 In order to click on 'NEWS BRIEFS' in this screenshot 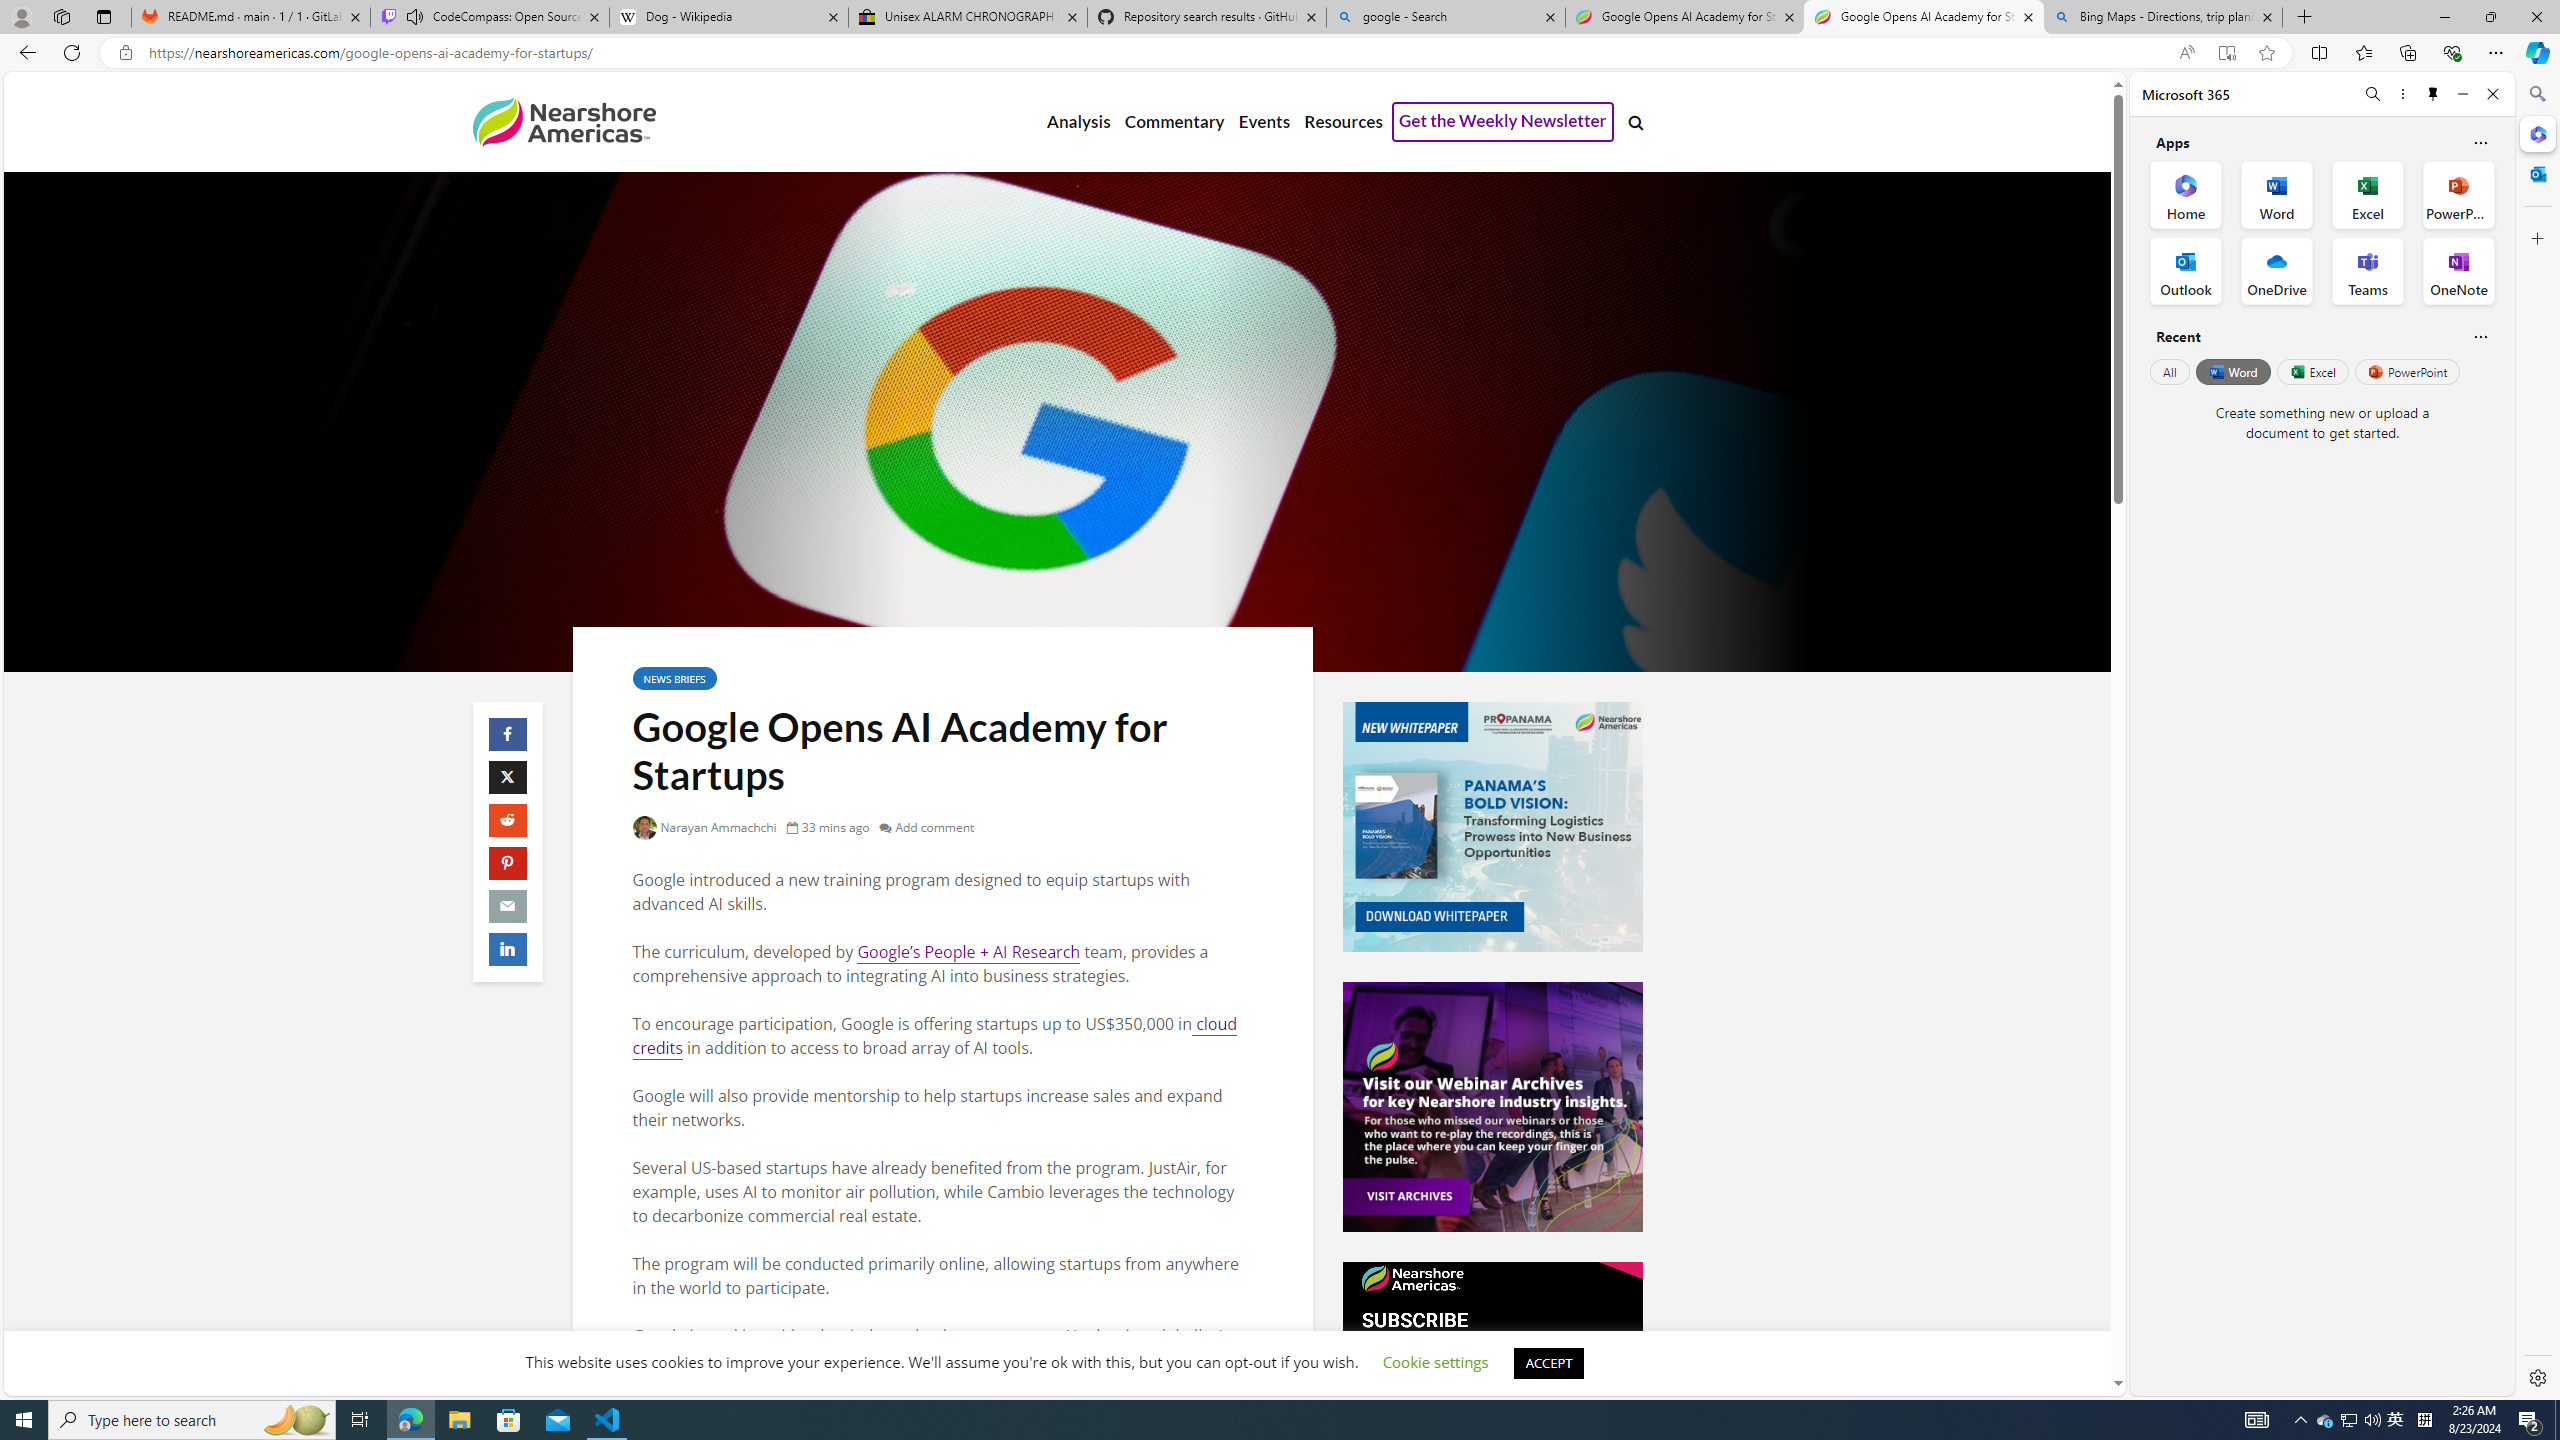, I will do `click(673, 677)`.